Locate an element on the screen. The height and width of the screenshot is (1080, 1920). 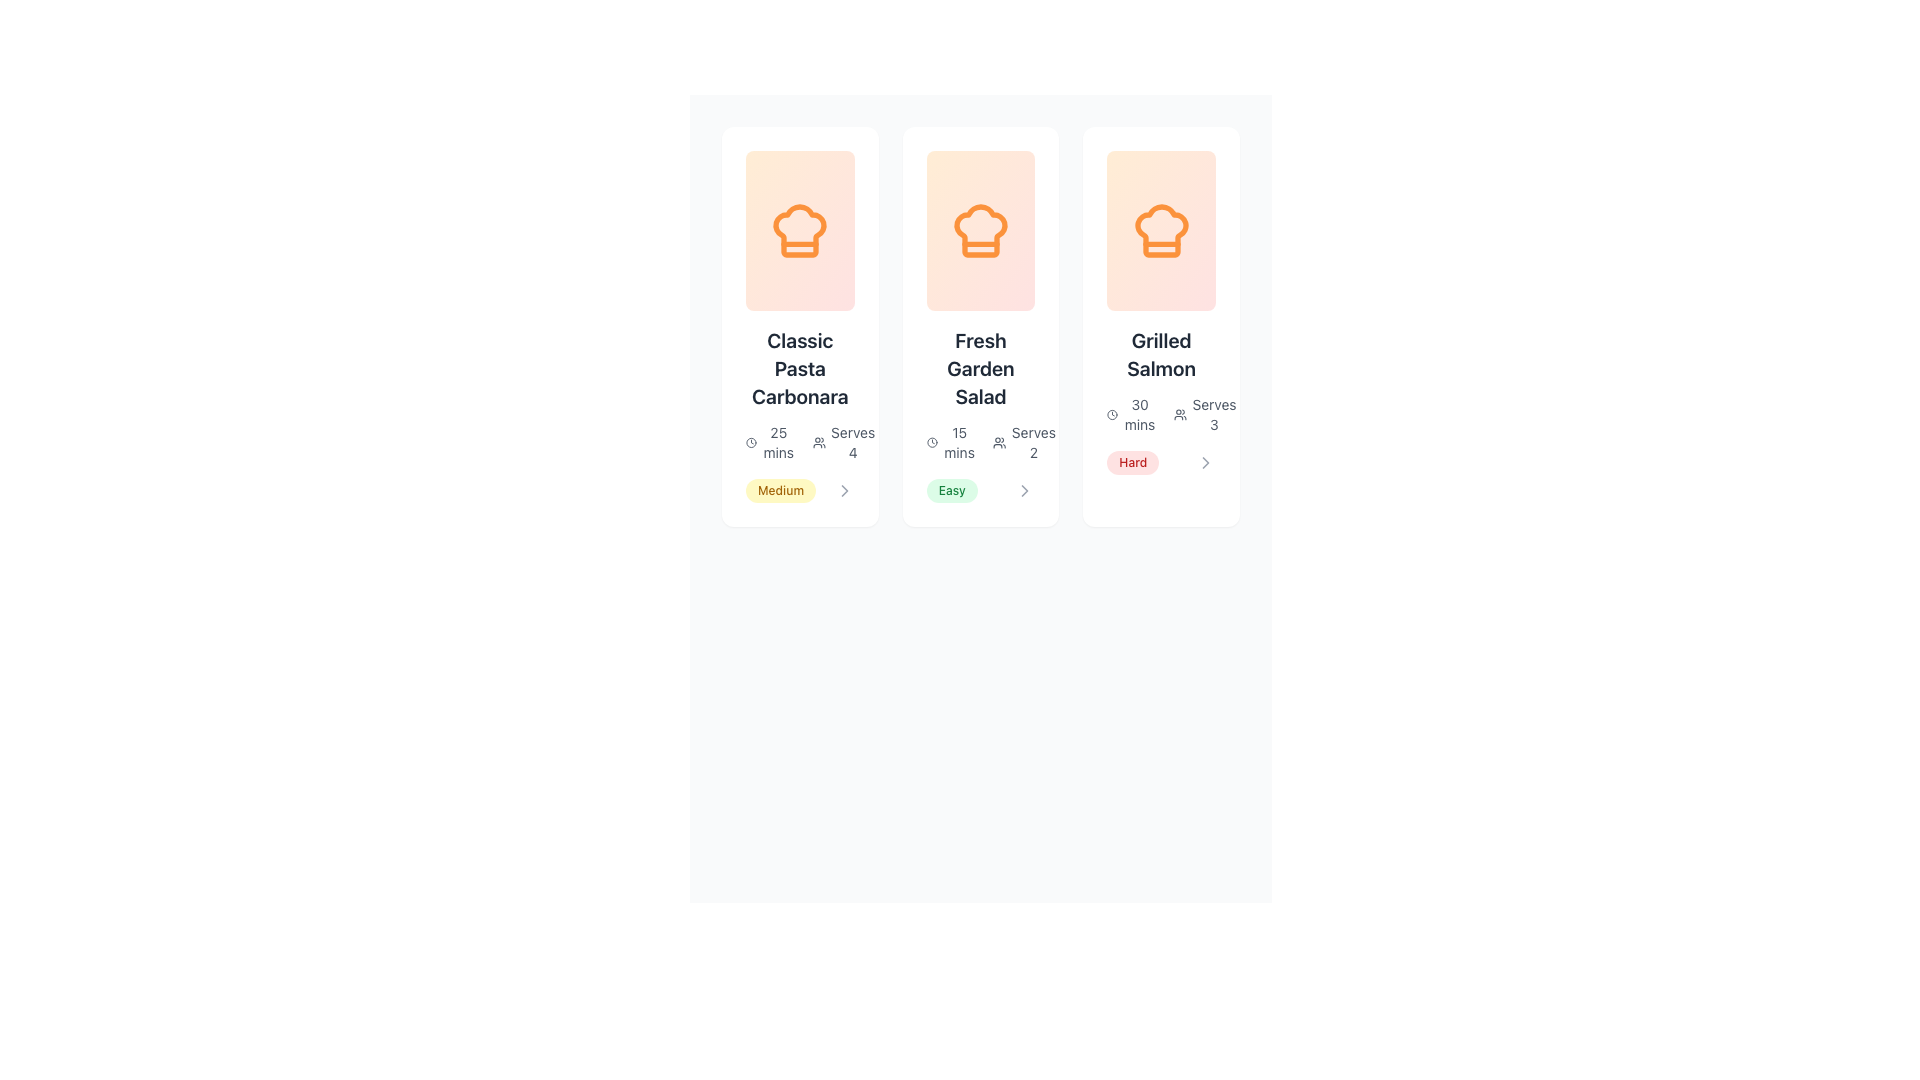
the icon representing freshness on the recipe card titled 'Fresh Garden Salad', located at the center of the card above the text and other icons is located at coordinates (980, 230).